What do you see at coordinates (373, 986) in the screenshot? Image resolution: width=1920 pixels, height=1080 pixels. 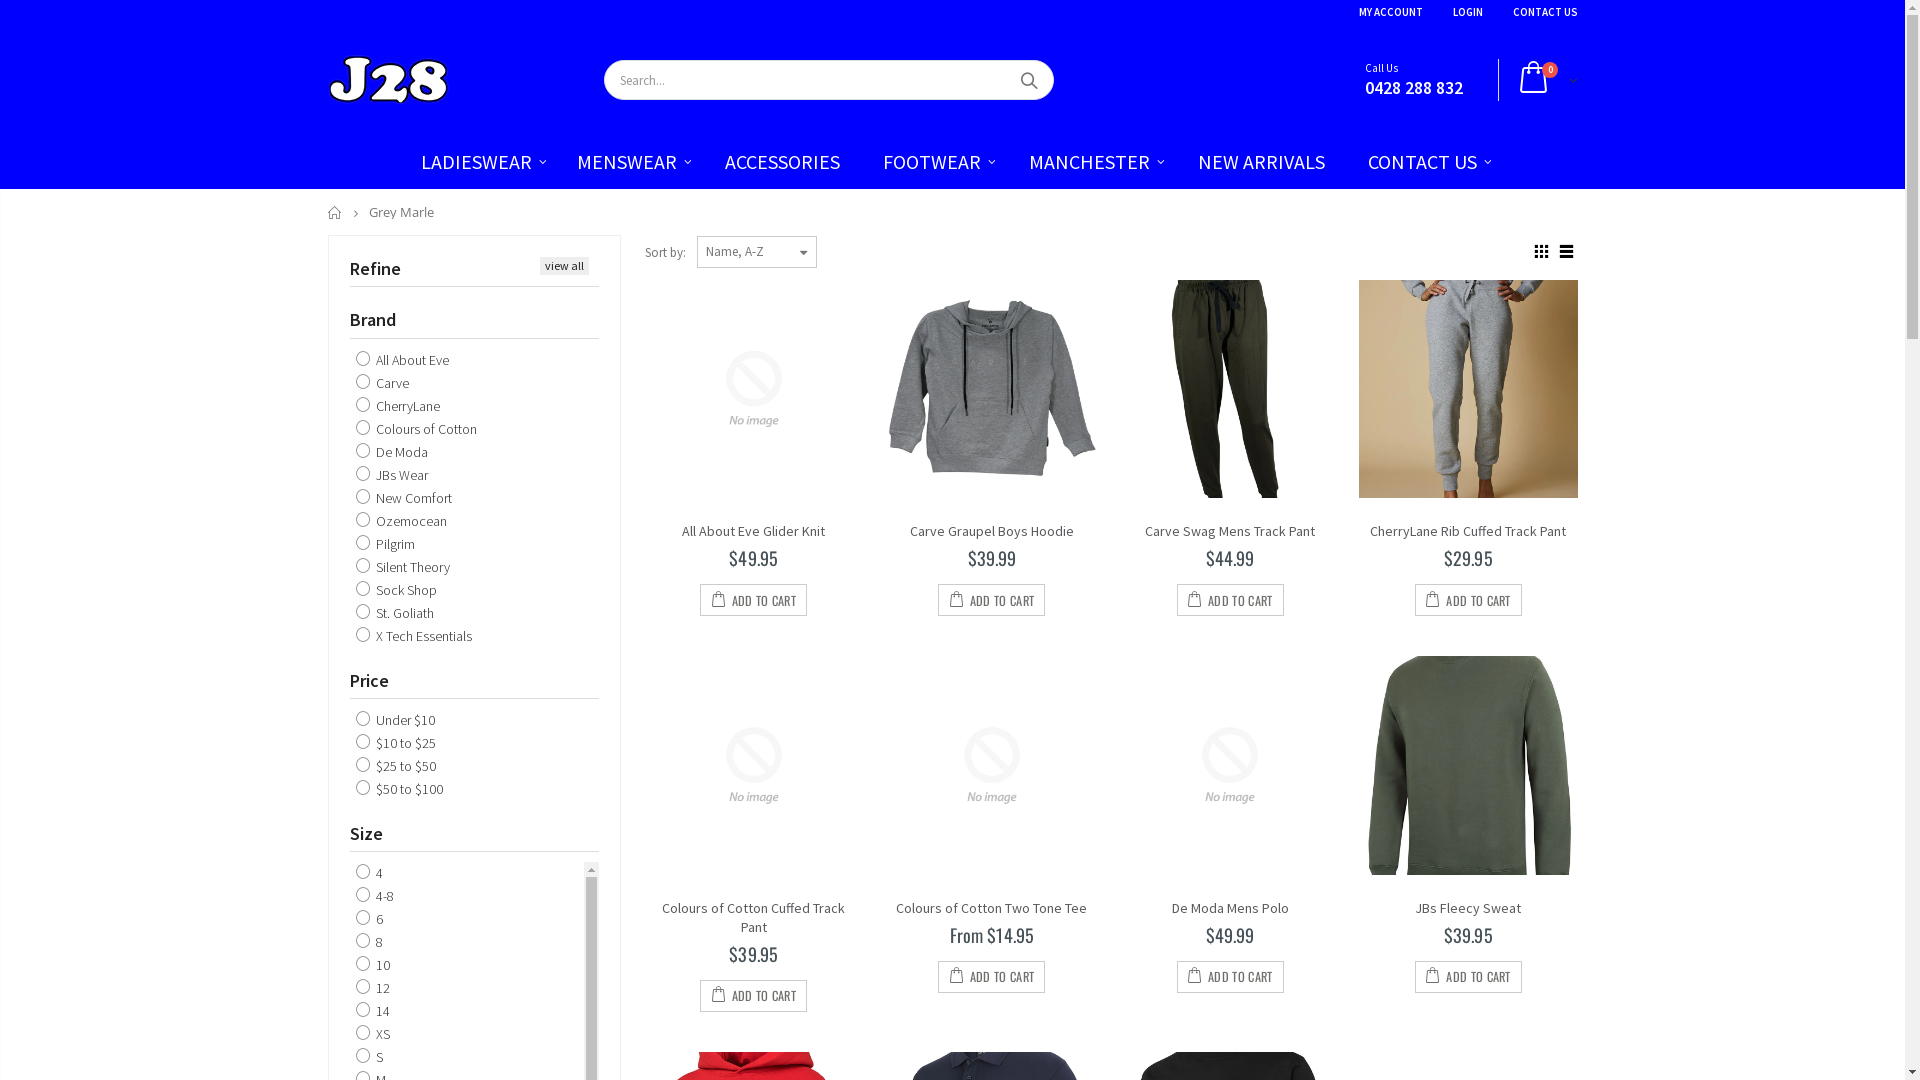 I see `'12'` at bounding box center [373, 986].